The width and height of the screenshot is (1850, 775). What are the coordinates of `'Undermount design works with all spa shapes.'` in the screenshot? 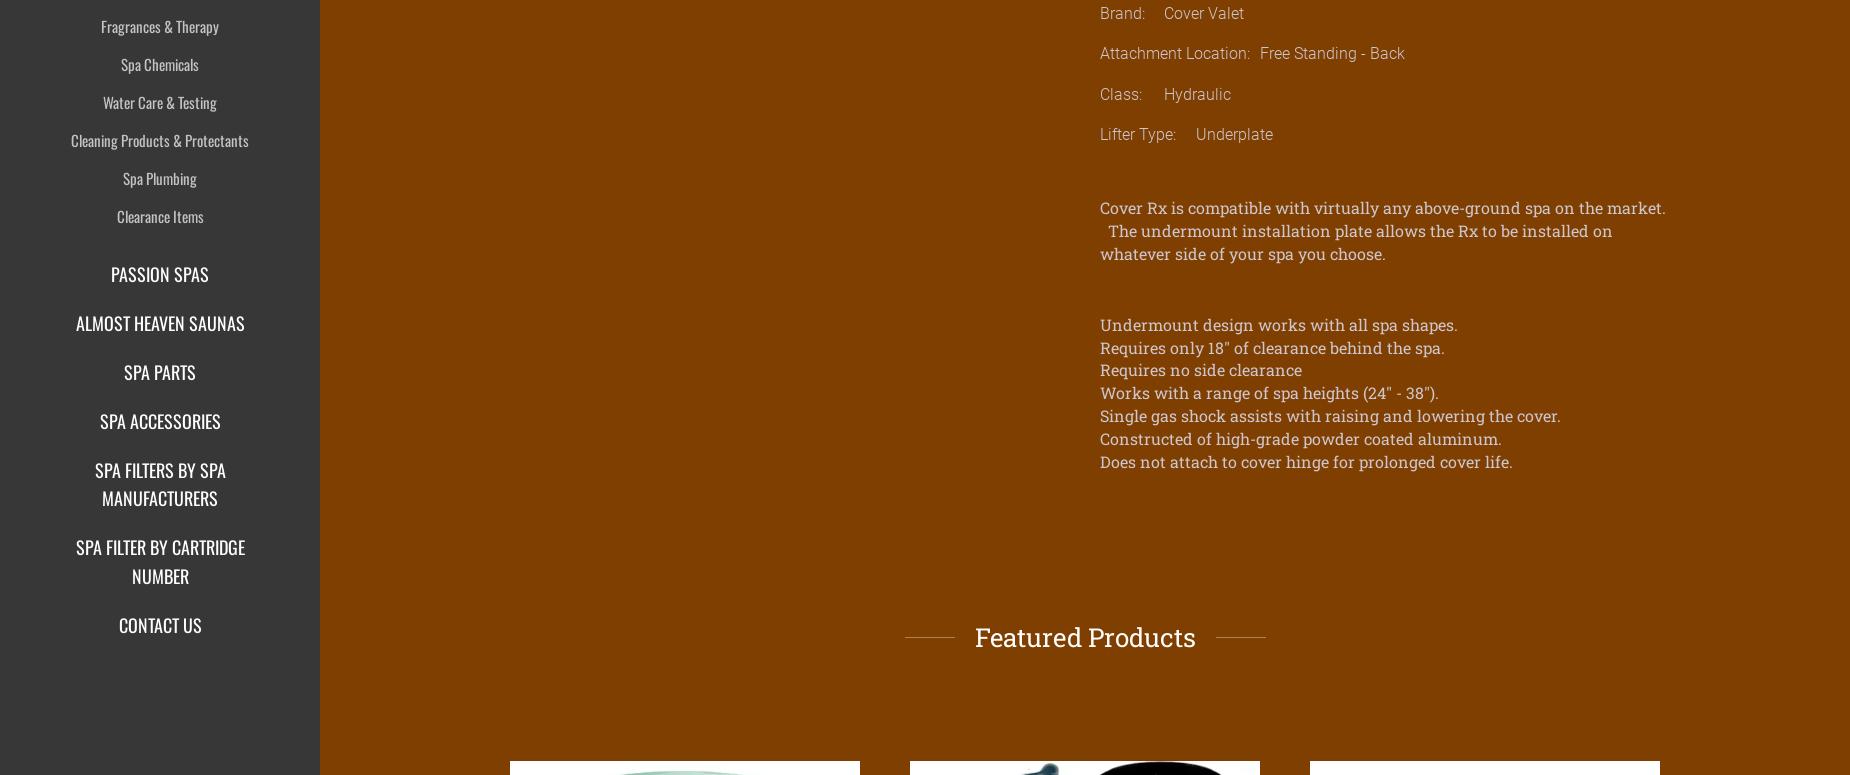 It's located at (1278, 322).